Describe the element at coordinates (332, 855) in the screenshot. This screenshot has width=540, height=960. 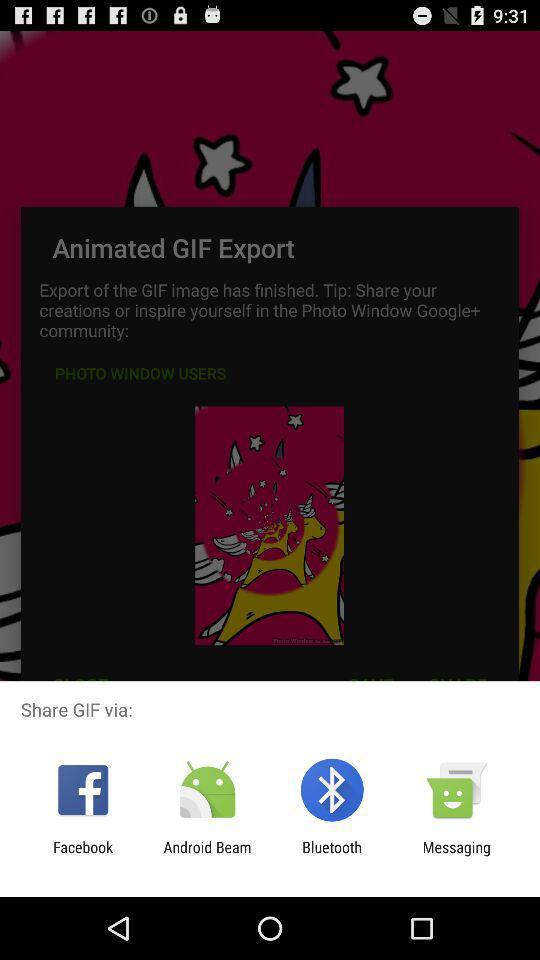
I see `the app next to the messaging item` at that location.